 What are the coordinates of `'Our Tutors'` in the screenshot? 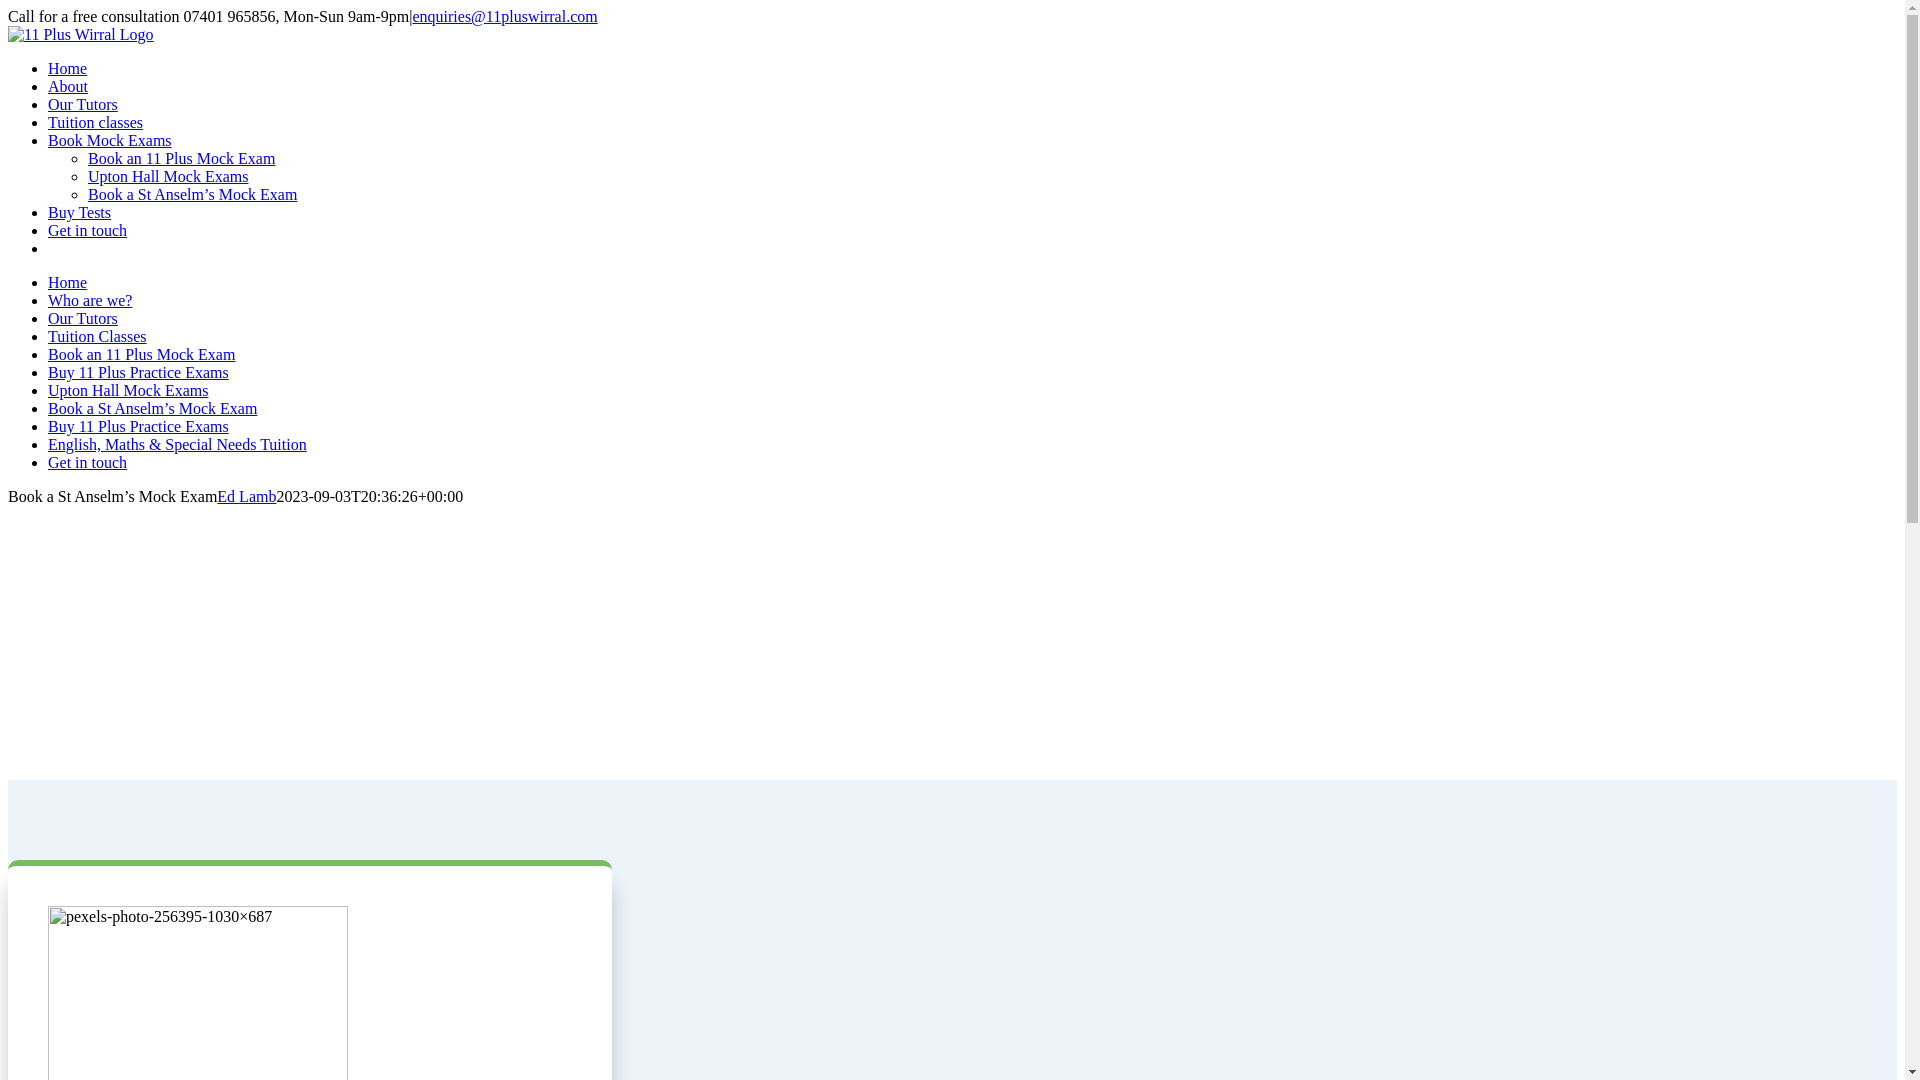 It's located at (81, 317).